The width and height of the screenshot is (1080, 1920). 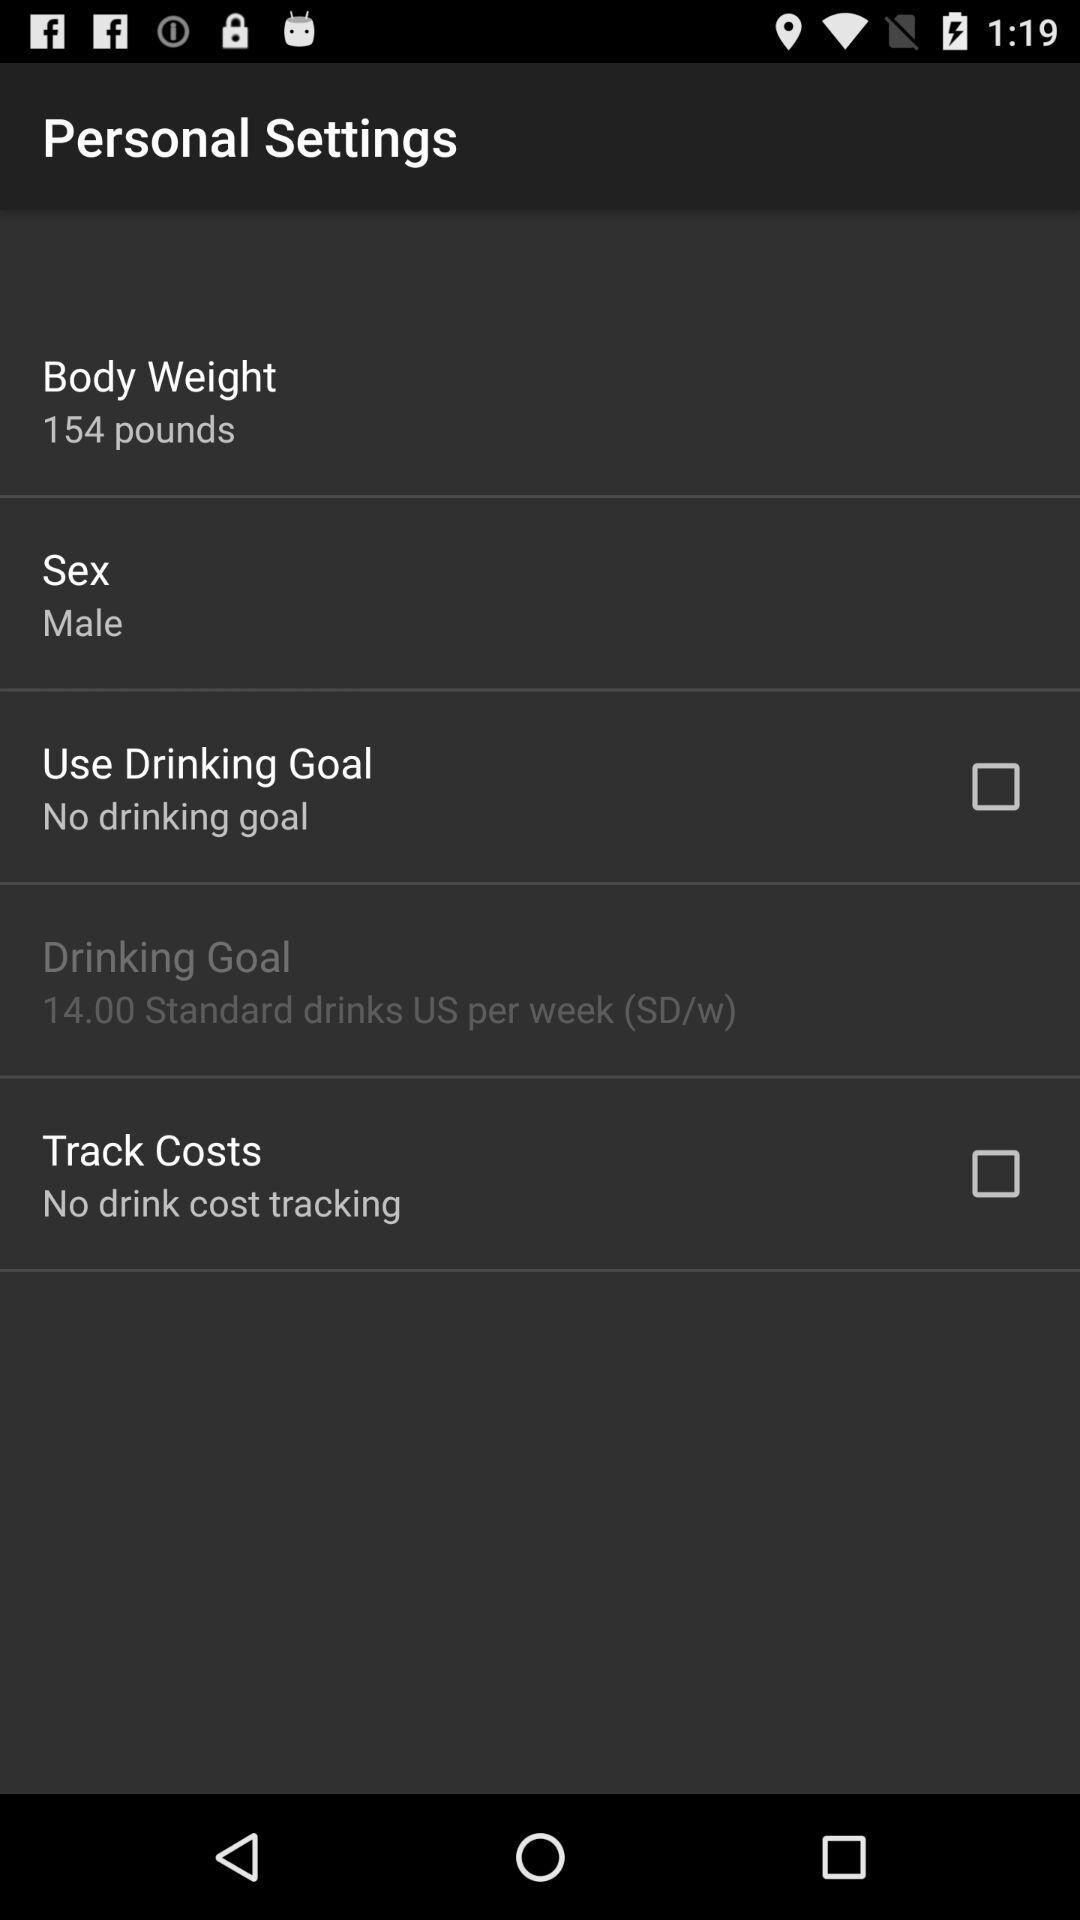 I want to click on the app below the body weight app, so click(x=137, y=427).